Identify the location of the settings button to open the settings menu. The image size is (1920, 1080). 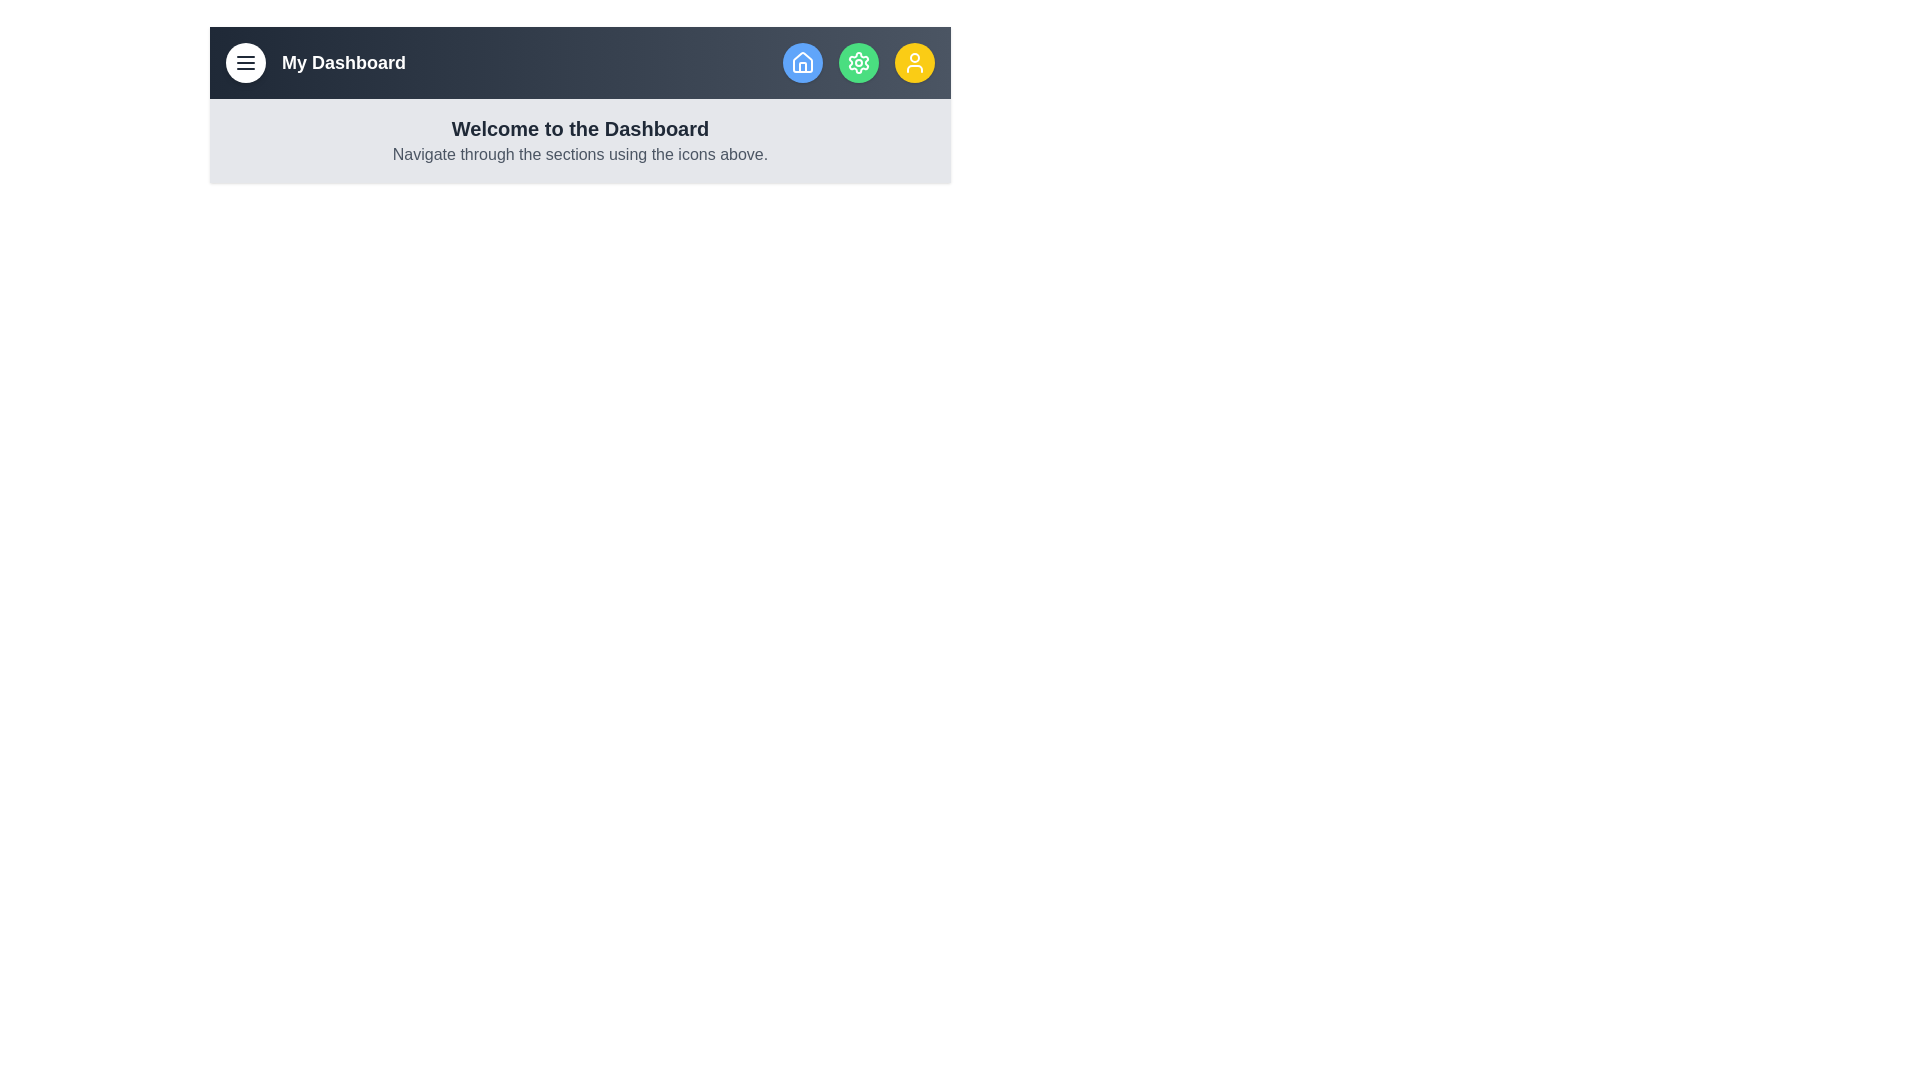
(859, 61).